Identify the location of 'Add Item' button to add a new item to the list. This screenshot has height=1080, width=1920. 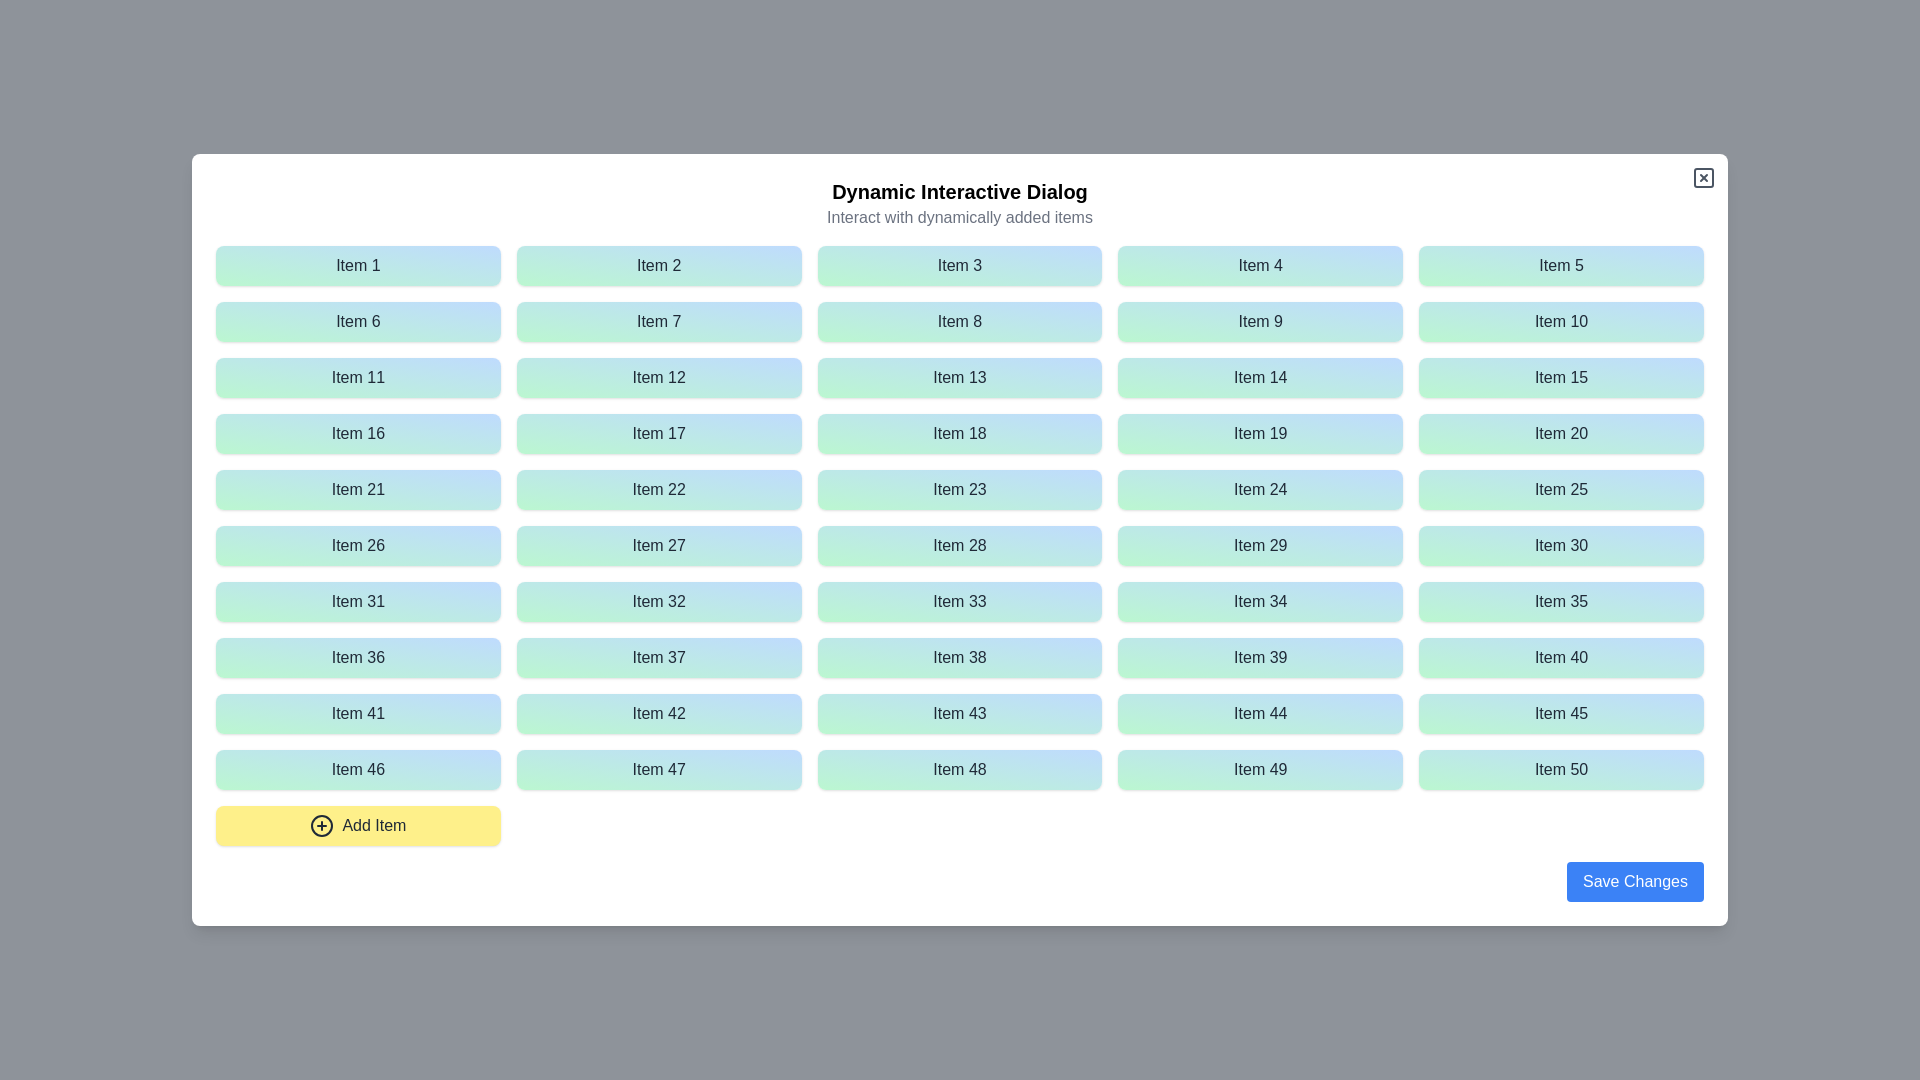
(358, 825).